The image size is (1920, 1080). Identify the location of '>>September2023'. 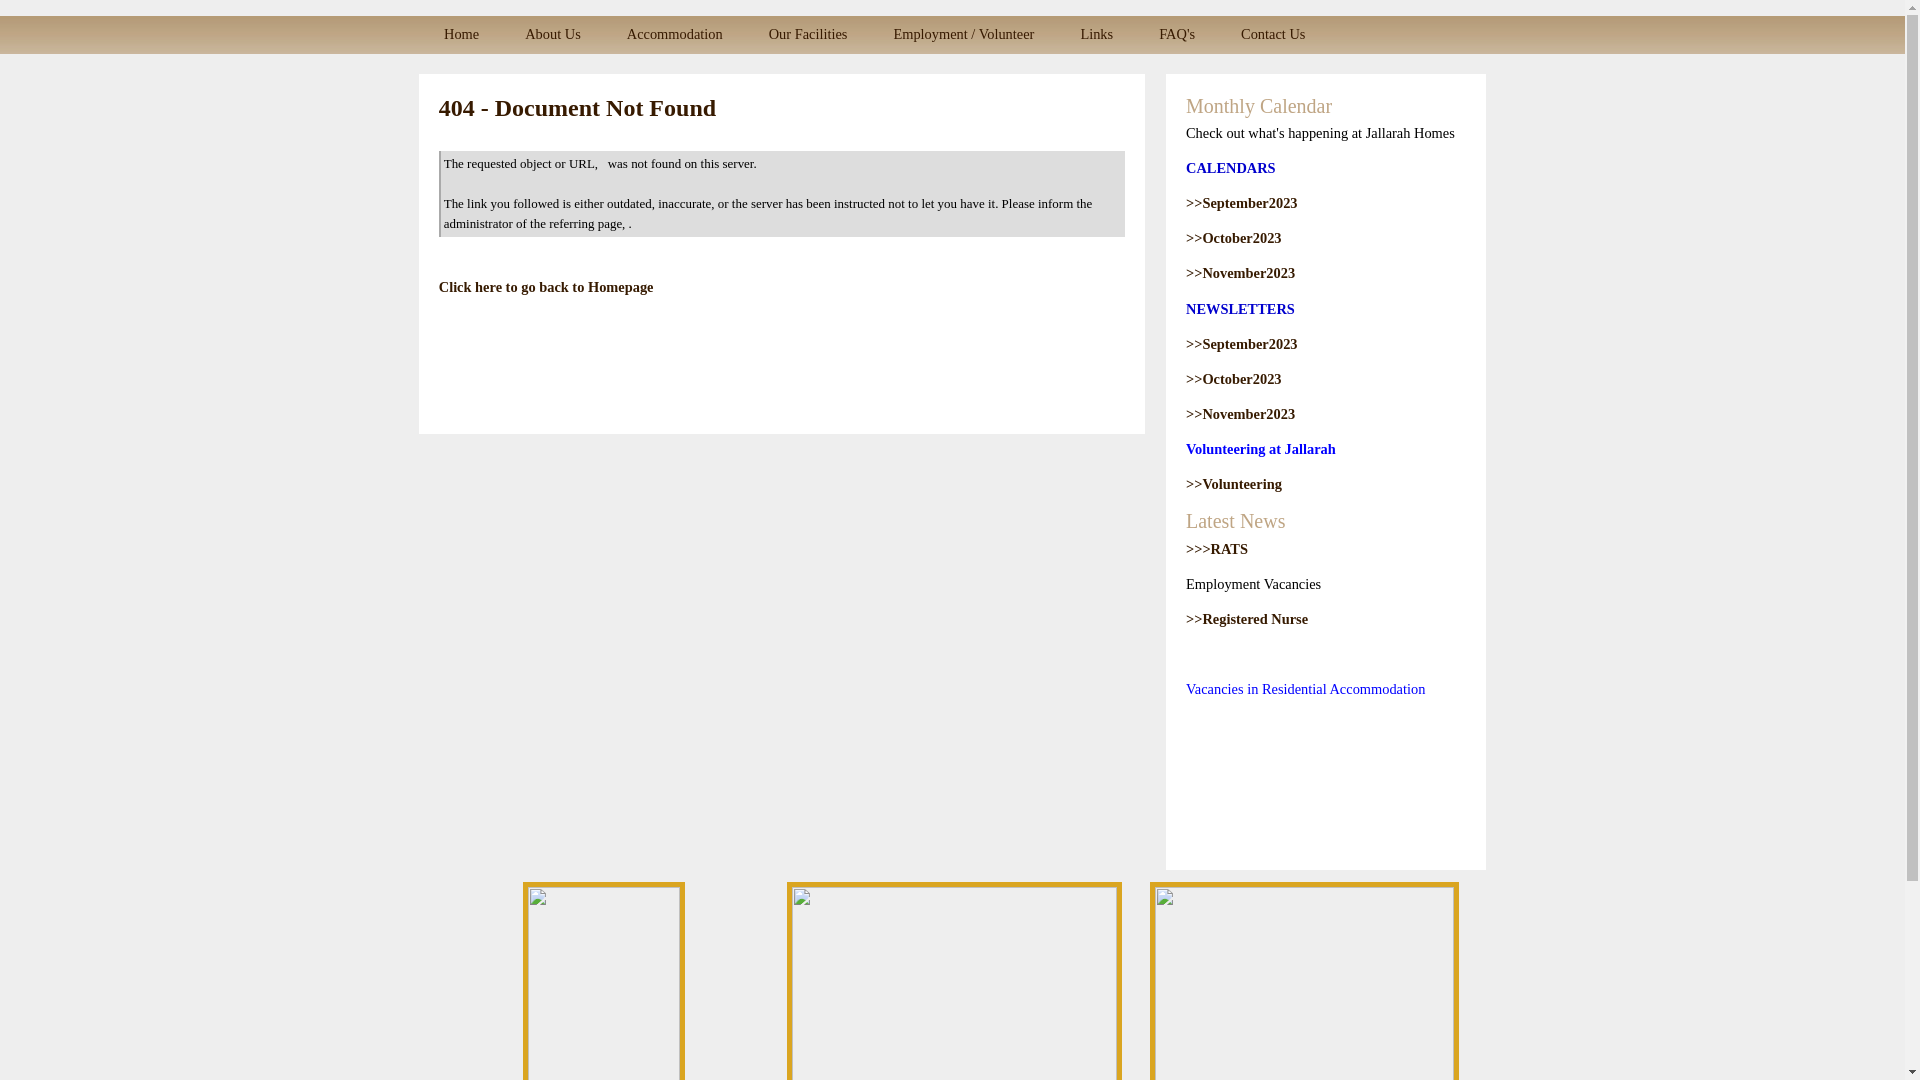
(1241, 203).